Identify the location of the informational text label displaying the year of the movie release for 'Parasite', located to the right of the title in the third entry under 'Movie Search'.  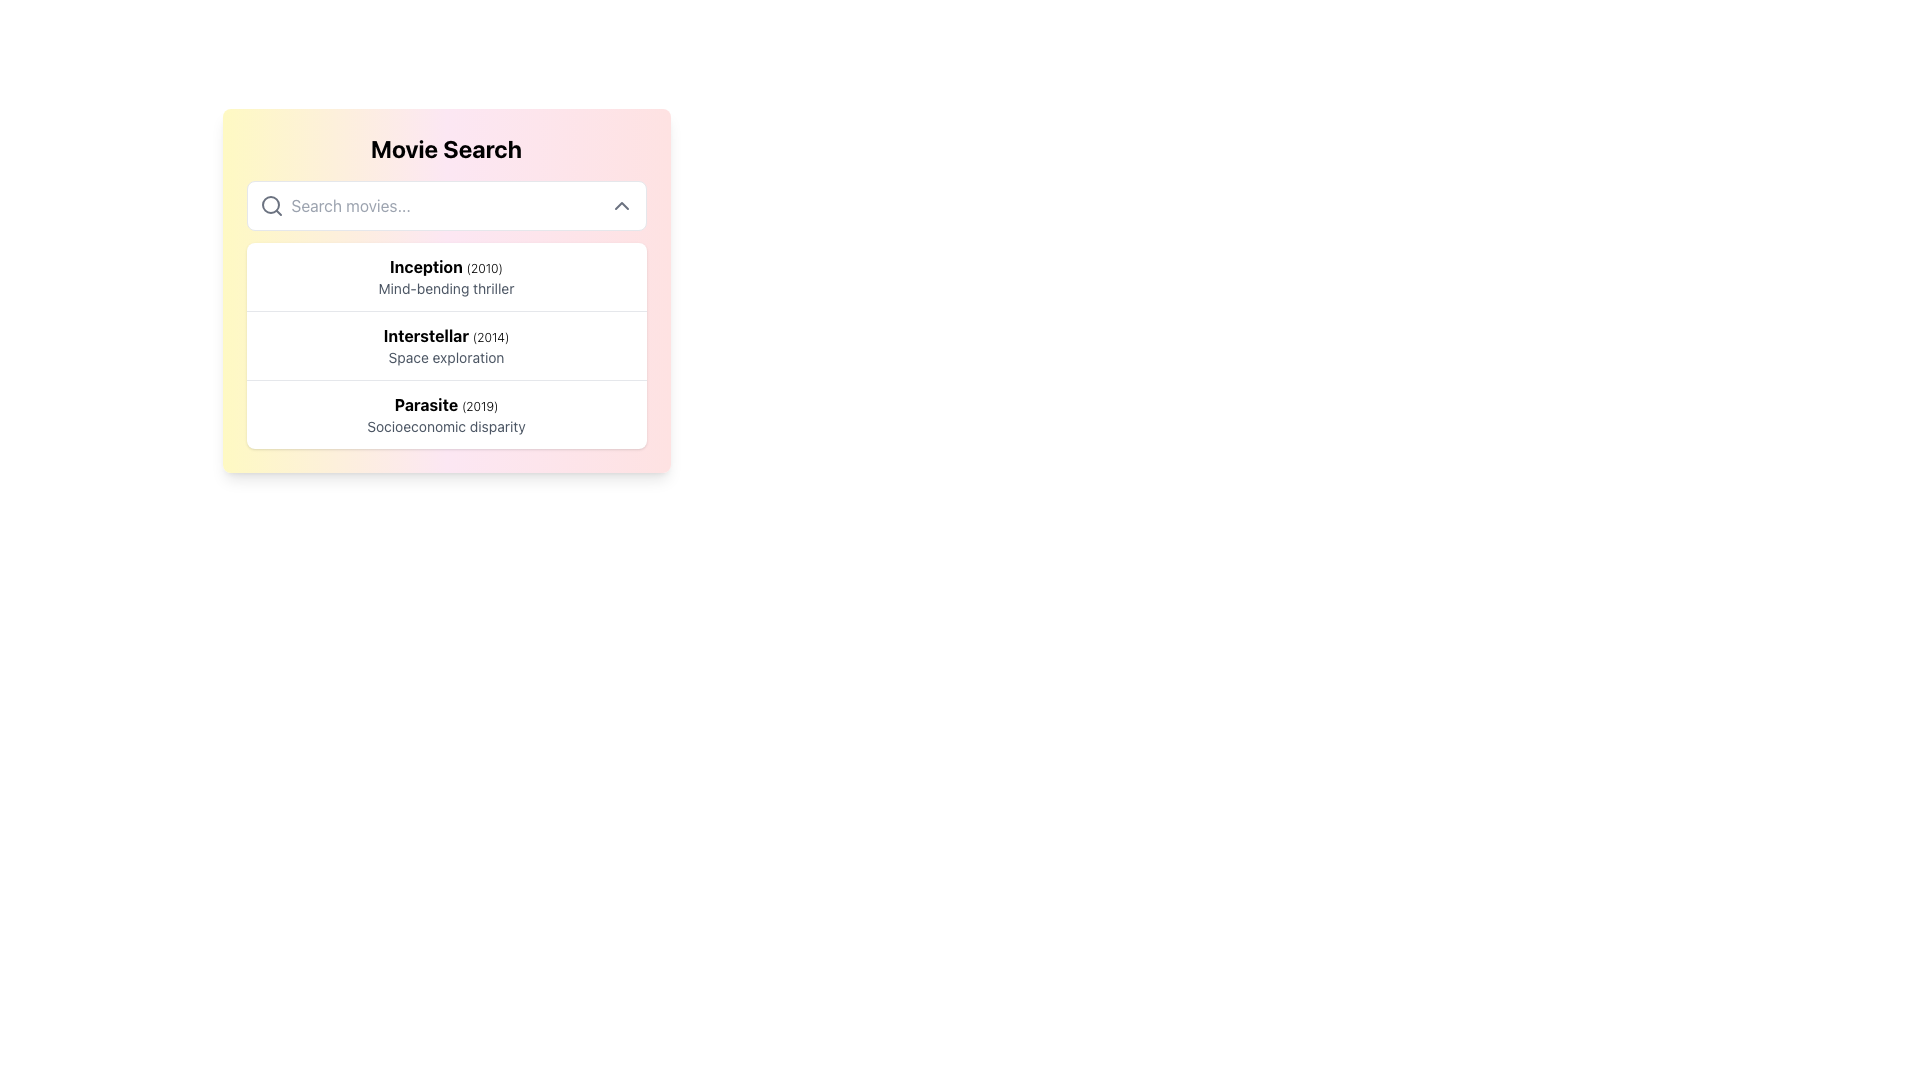
(480, 405).